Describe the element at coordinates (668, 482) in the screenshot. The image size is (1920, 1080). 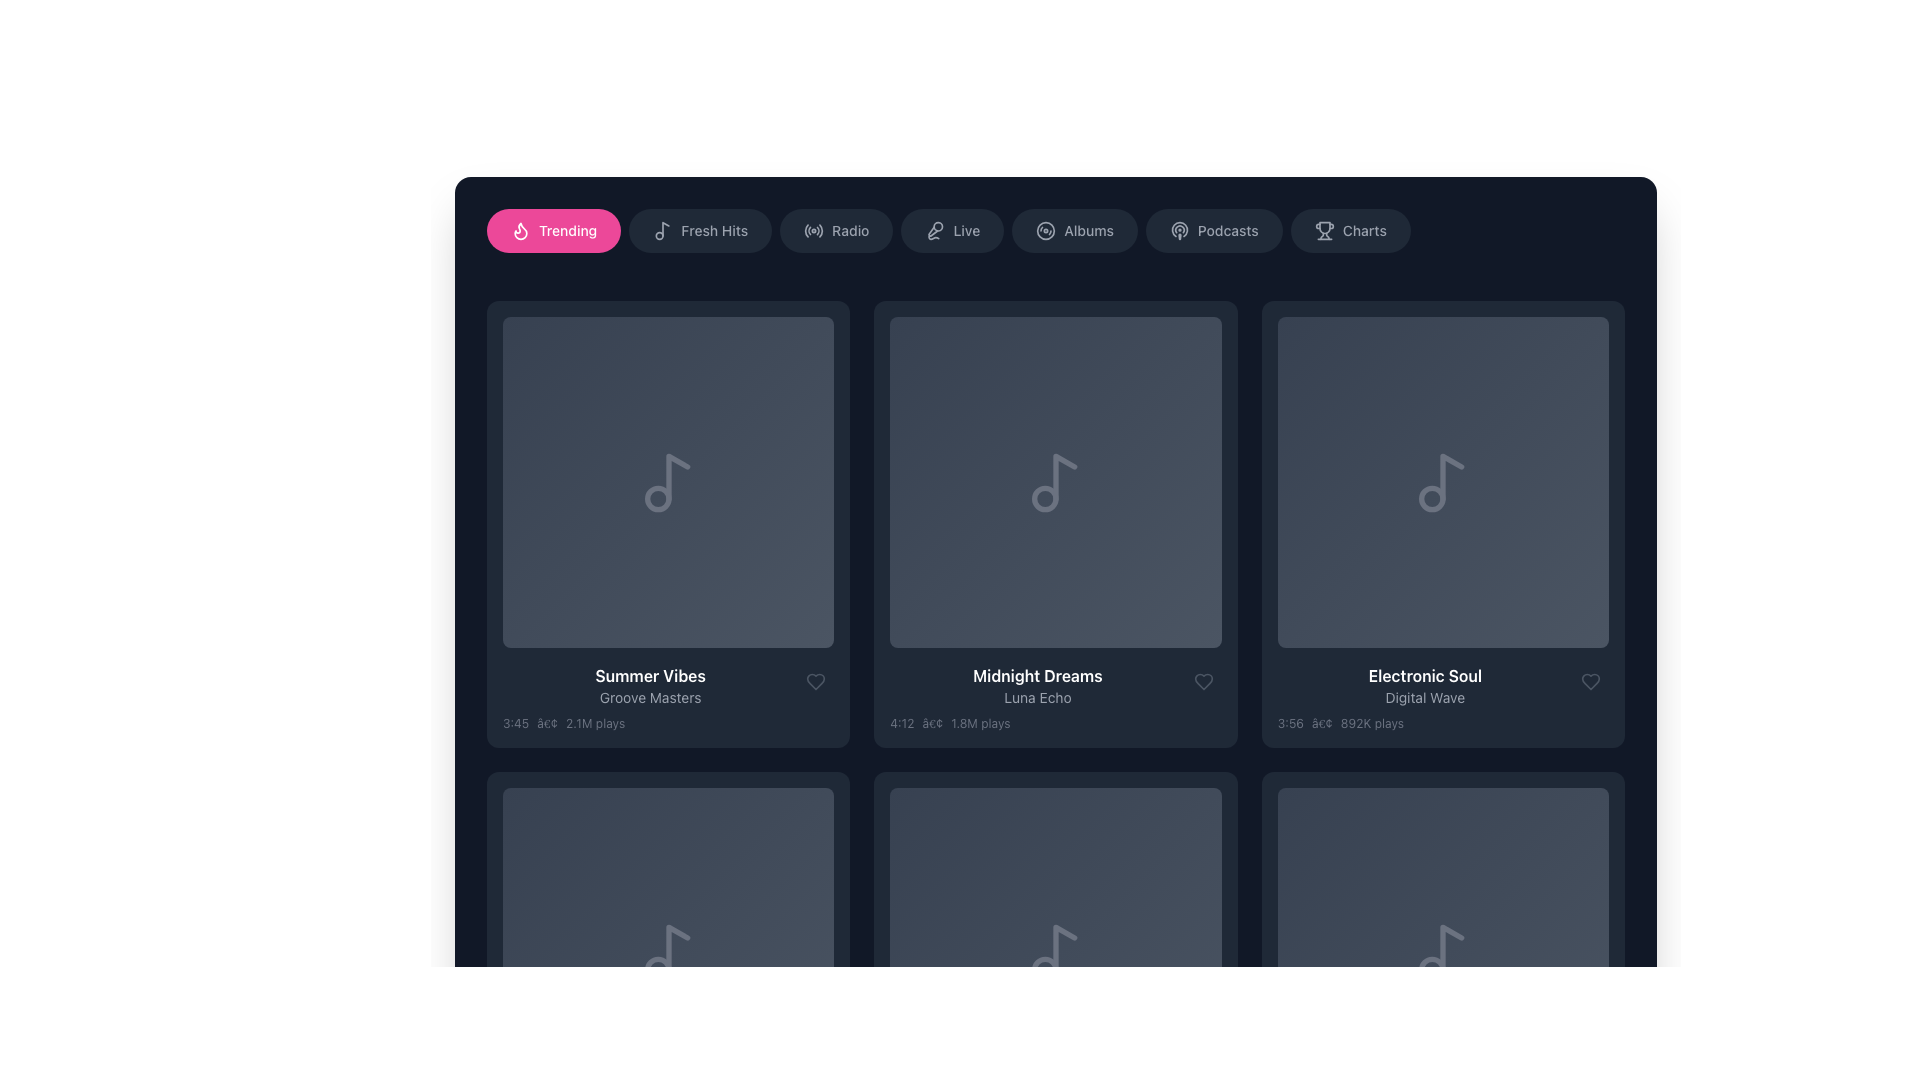
I see `the musical note icon, which is the central element of the first tile beneath the 'Trending' navigation tab, above the 'Summer Vibes' text` at that location.